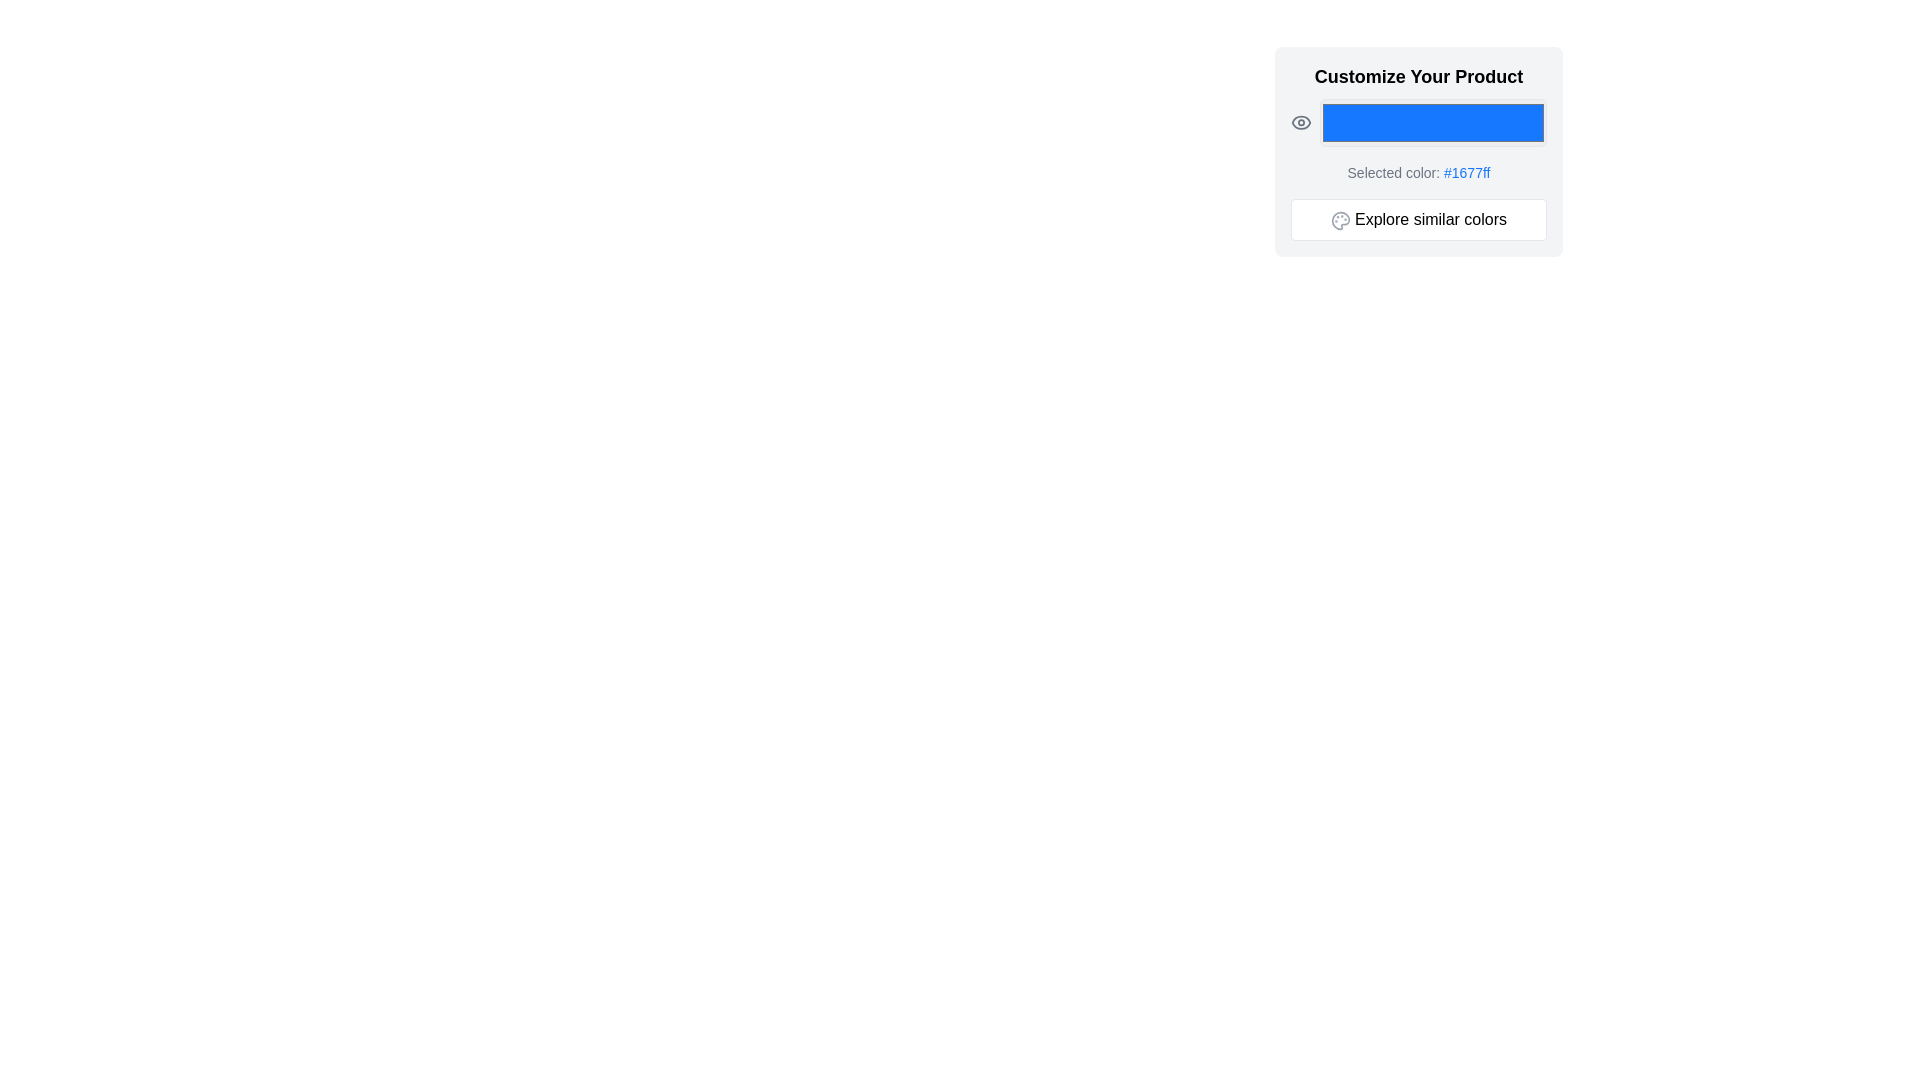 The width and height of the screenshot is (1920, 1080). I want to click on the palette icon located inside the 'Explore similar colors' button, which is within the 'Customize Your Product' box, positioned to the left of the button text, so click(1340, 220).